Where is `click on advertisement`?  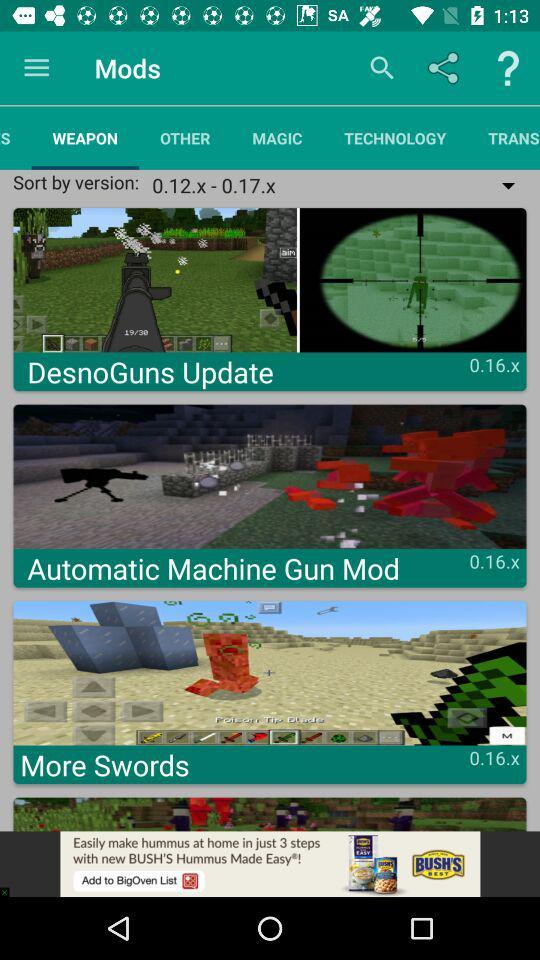 click on advertisement is located at coordinates (270, 863).